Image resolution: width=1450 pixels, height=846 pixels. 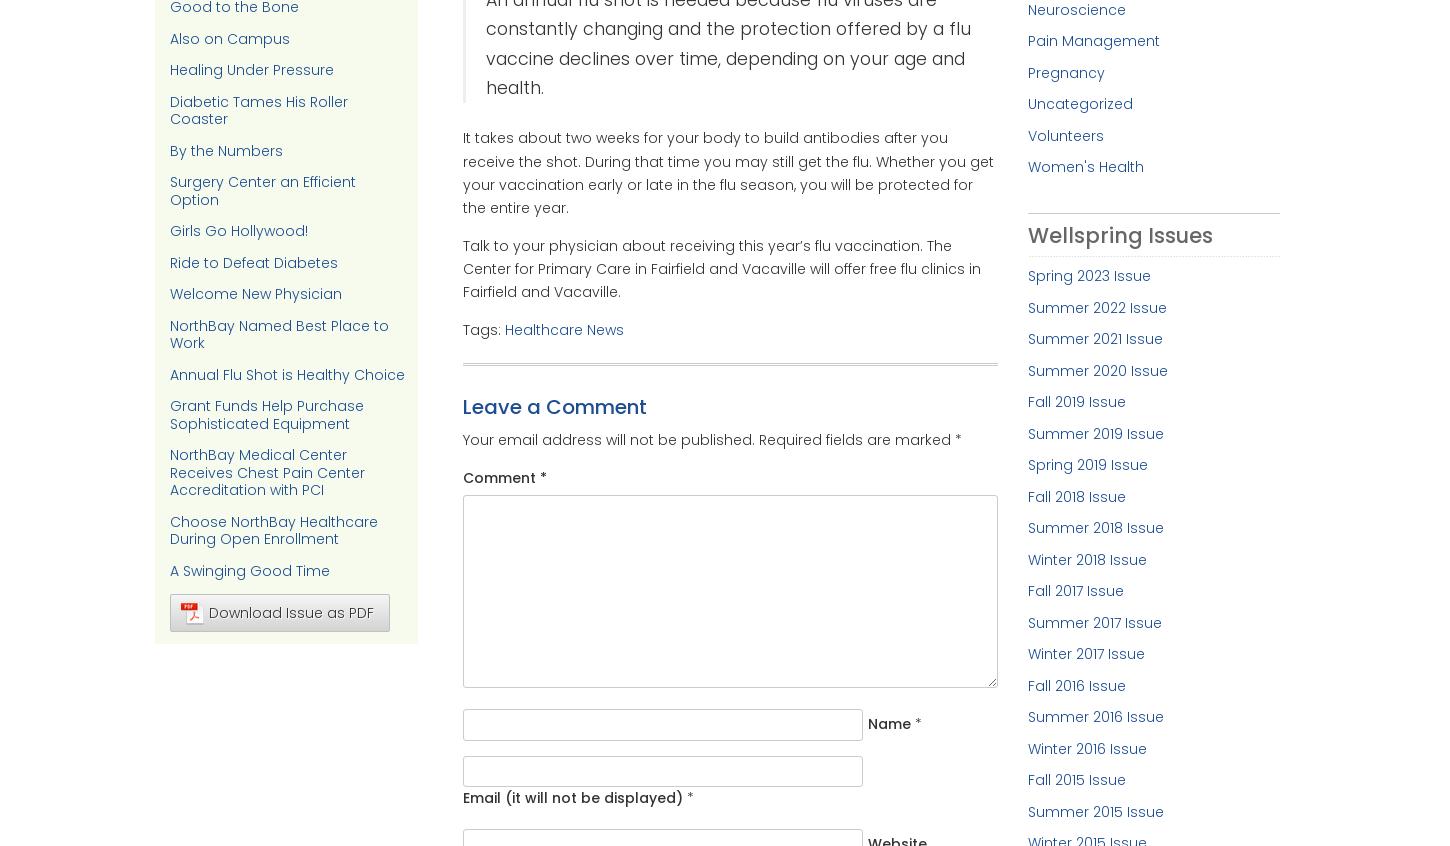 I want to click on 'Pregnancy', so click(x=1065, y=70).